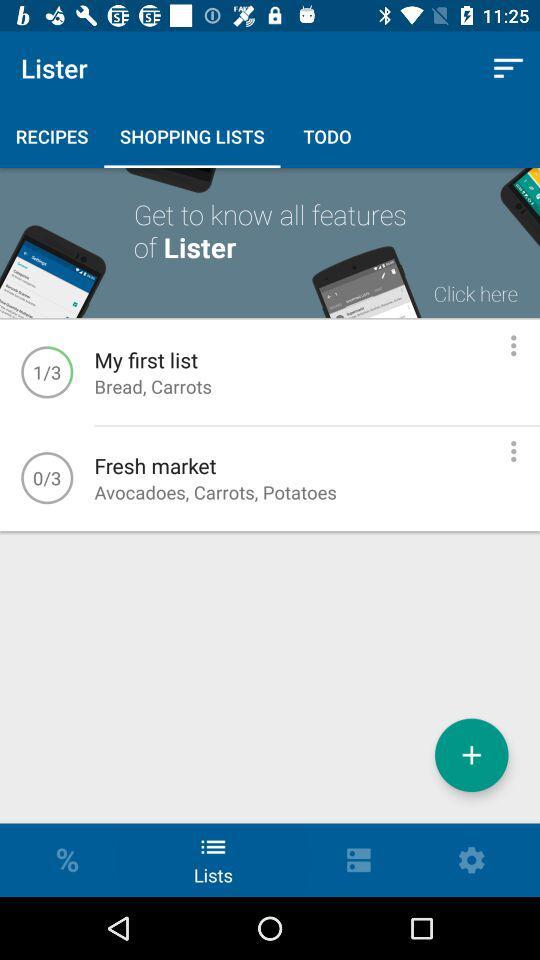  I want to click on icon at the top right corner, so click(508, 68).